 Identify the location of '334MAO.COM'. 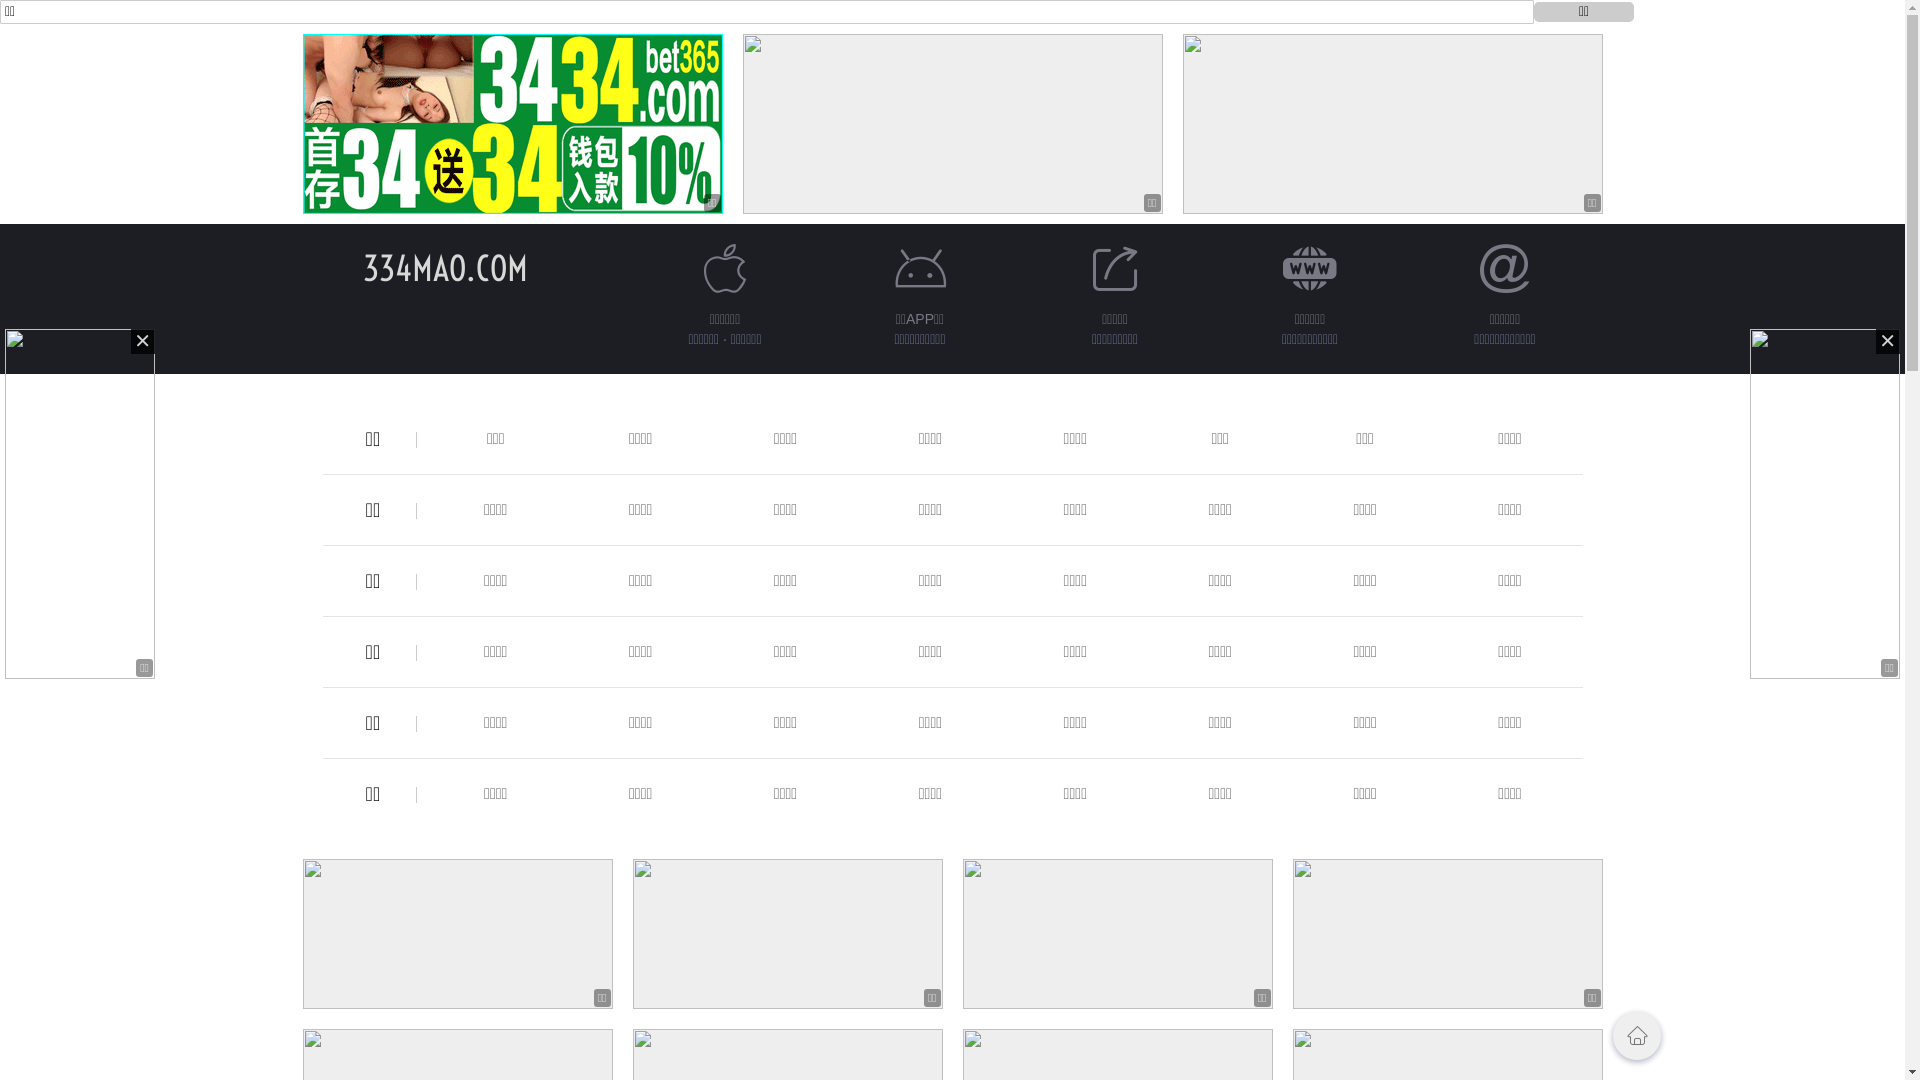
(444, 267).